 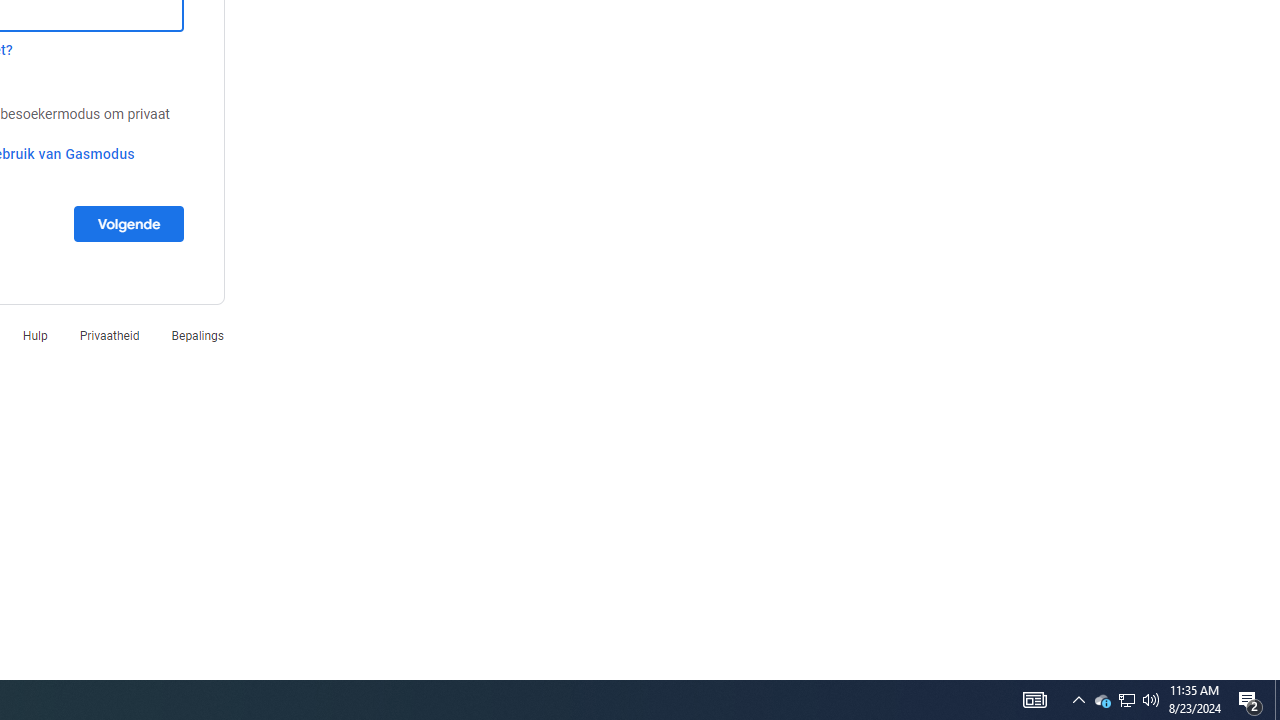 What do you see at coordinates (127, 223) in the screenshot?
I see `'Volgende'` at bounding box center [127, 223].